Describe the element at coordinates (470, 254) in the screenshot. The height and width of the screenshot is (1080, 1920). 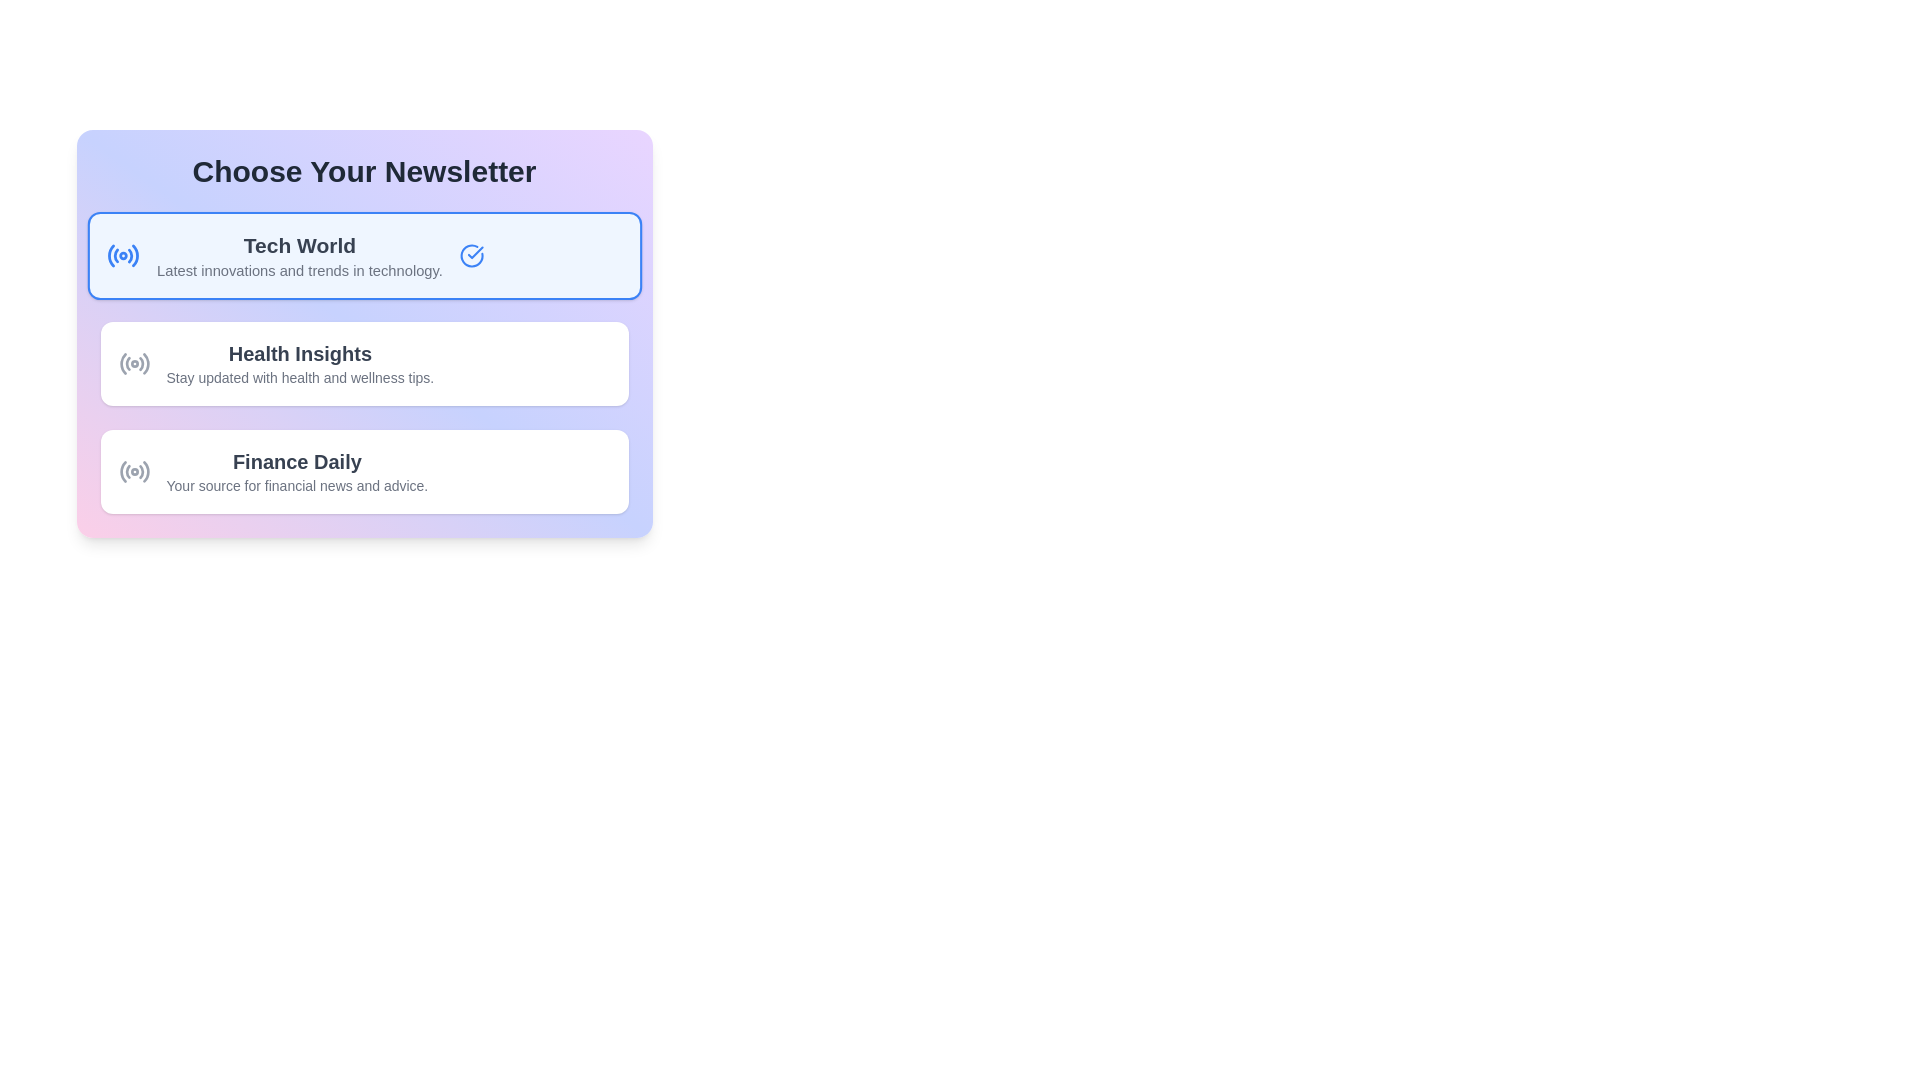
I see `the circular blue check mark icon located in the top right corner of the 'Tech World' section` at that location.